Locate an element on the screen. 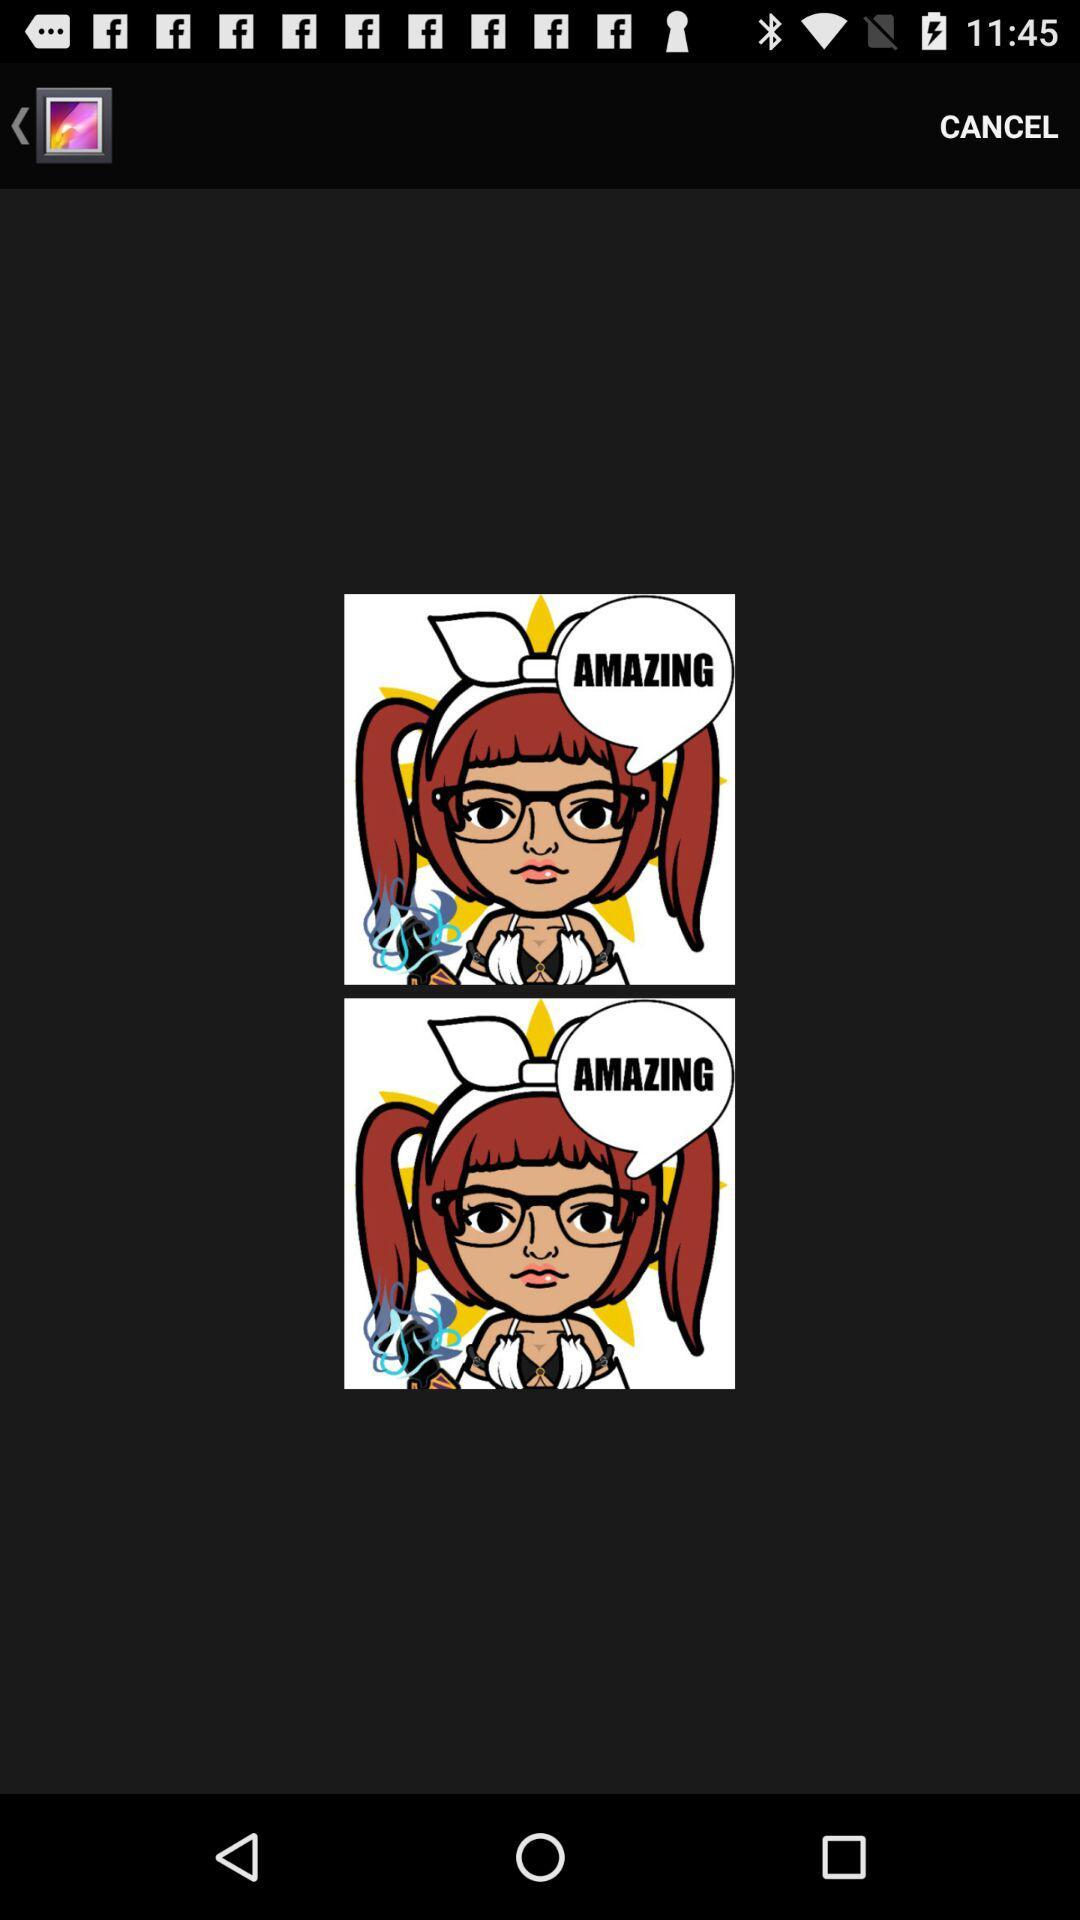 This screenshot has height=1920, width=1080. the cancel is located at coordinates (999, 124).